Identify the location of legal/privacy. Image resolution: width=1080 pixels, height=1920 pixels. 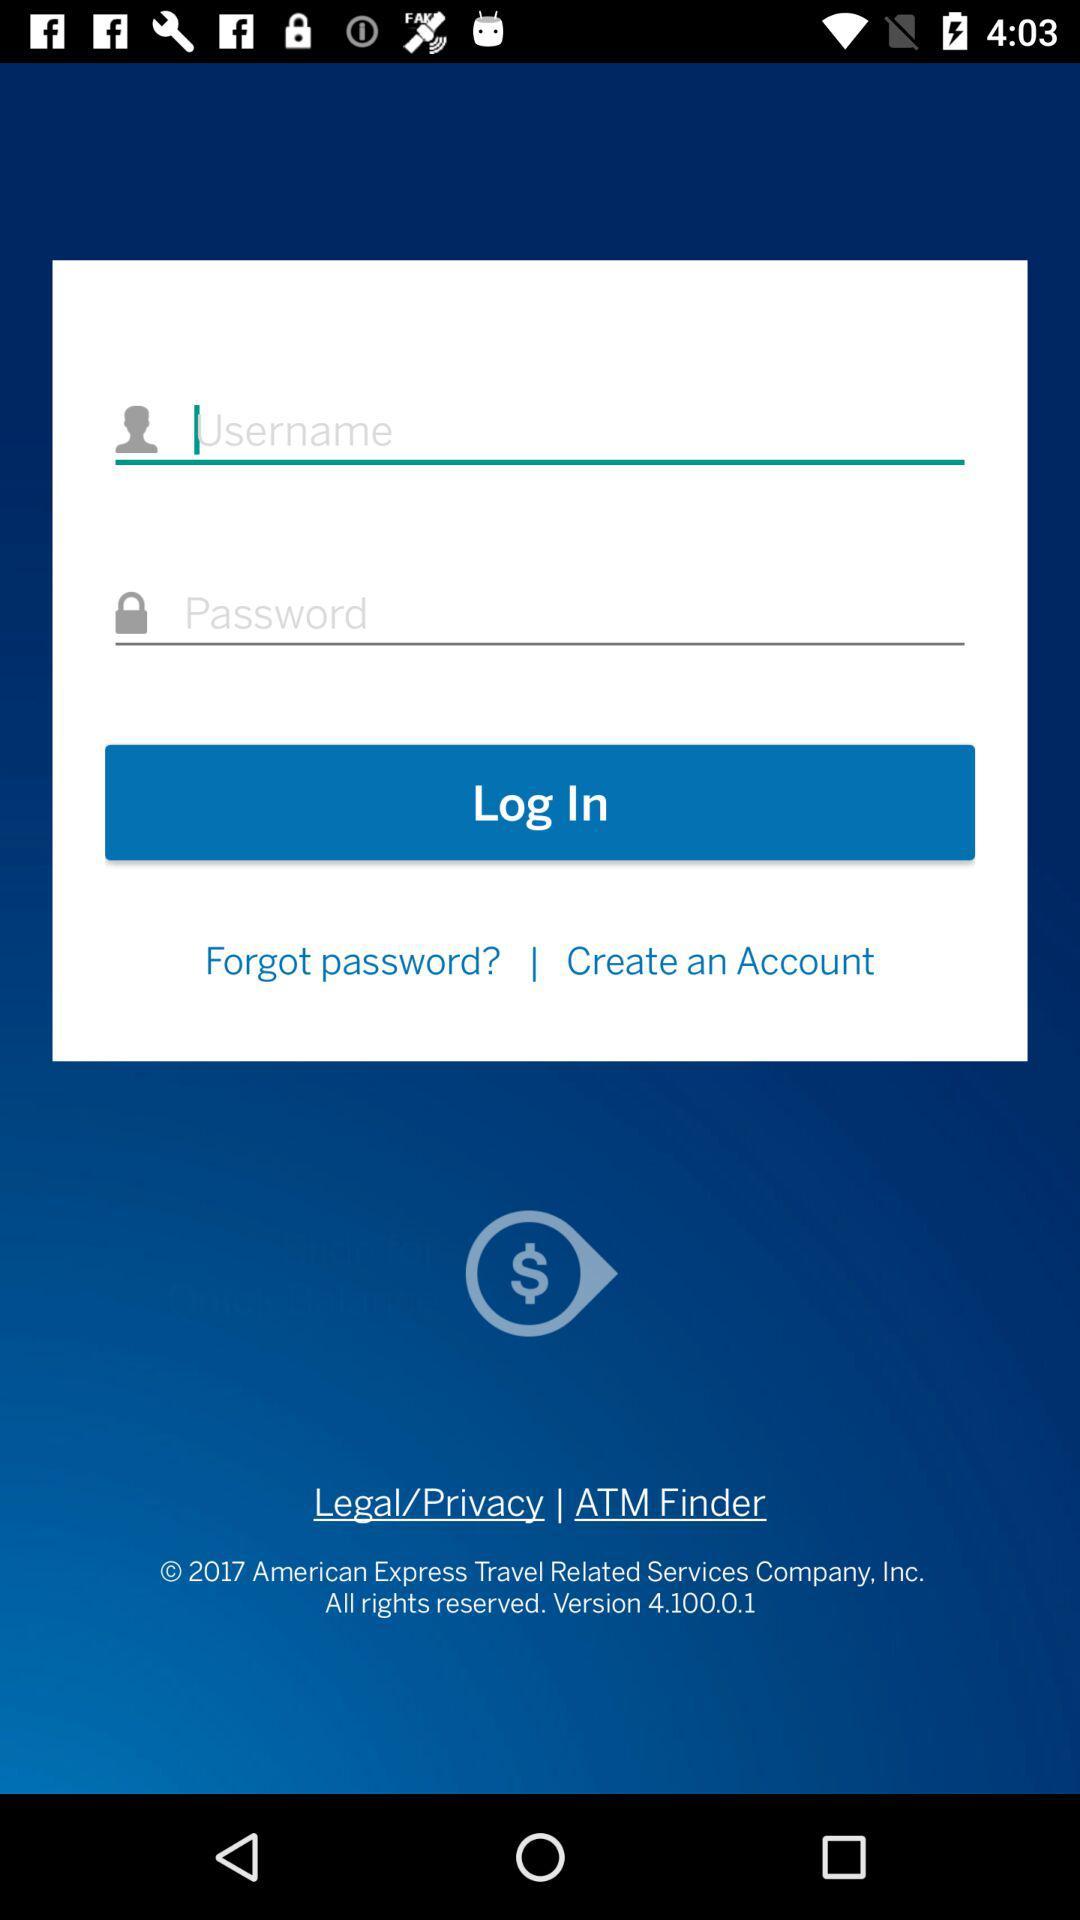
(428, 1502).